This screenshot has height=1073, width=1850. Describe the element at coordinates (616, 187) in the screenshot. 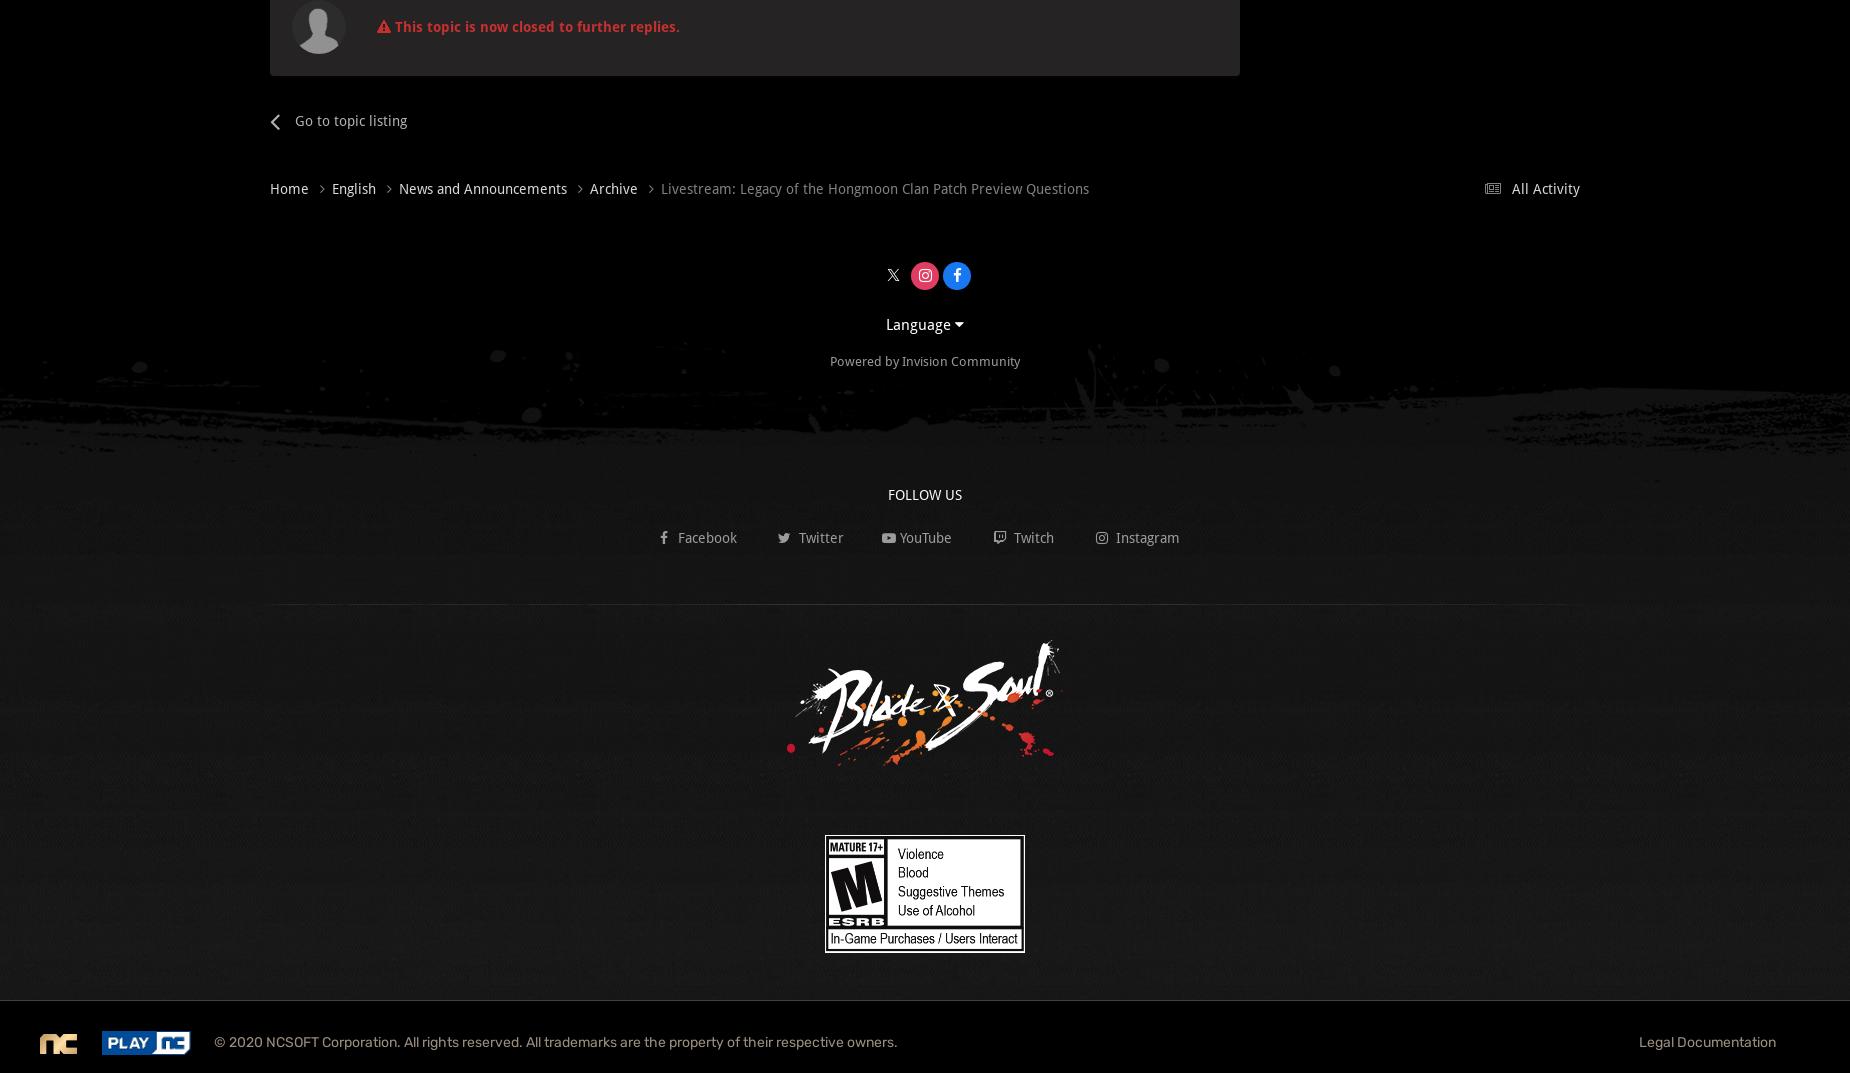

I see `'Archive'` at that location.